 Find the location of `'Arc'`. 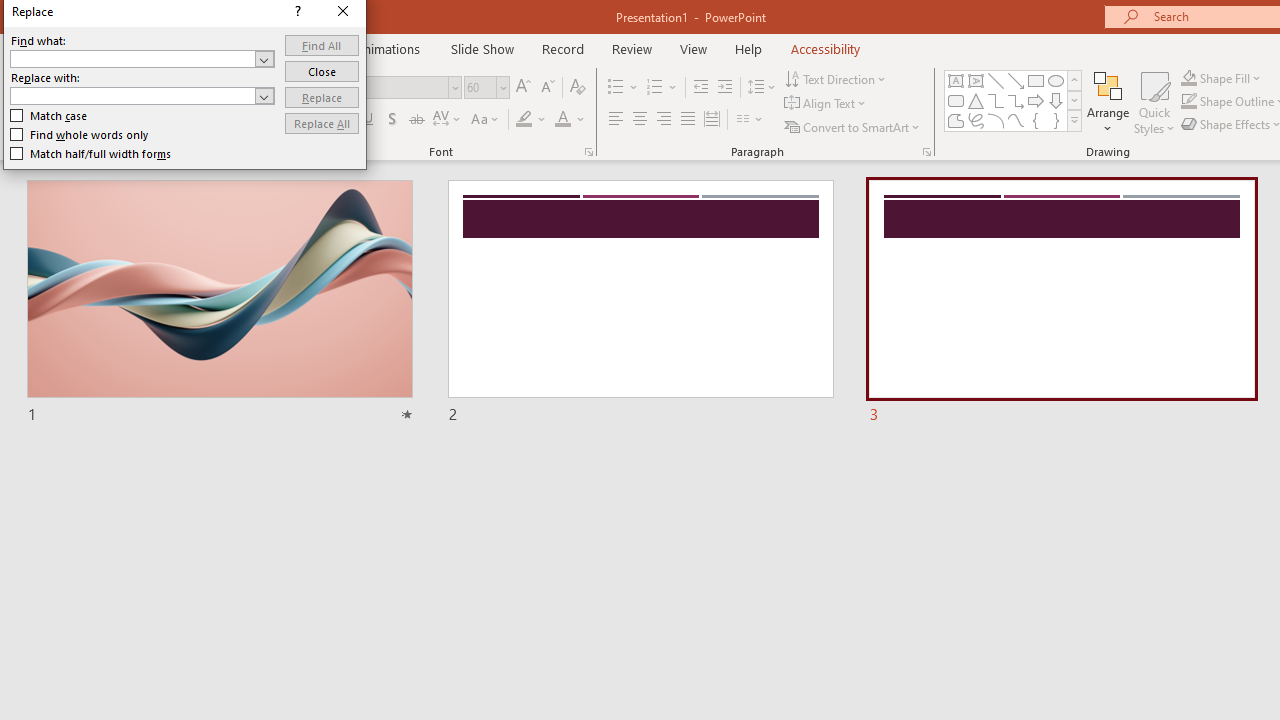

'Arc' is located at coordinates (995, 120).